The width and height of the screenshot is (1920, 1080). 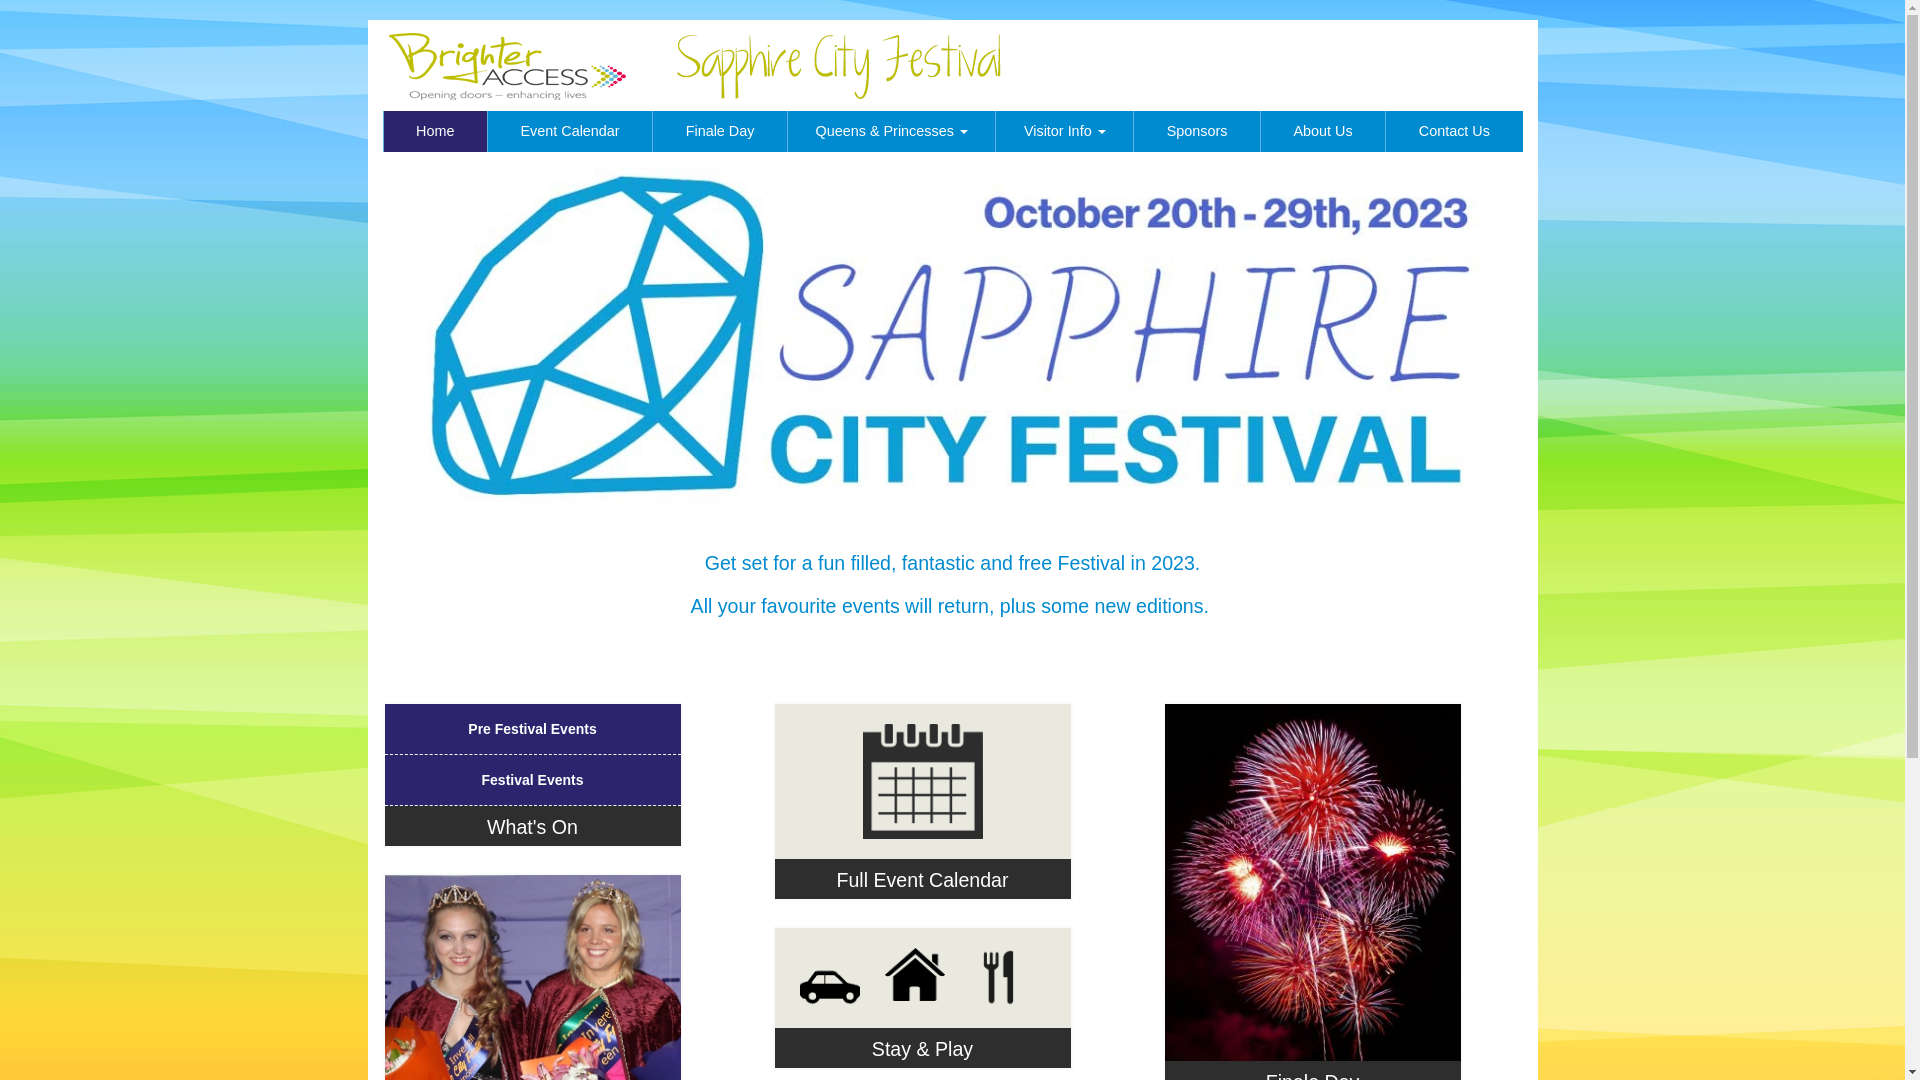 What do you see at coordinates (994, 131) in the screenshot?
I see `'Visitor Info '` at bounding box center [994, 131].